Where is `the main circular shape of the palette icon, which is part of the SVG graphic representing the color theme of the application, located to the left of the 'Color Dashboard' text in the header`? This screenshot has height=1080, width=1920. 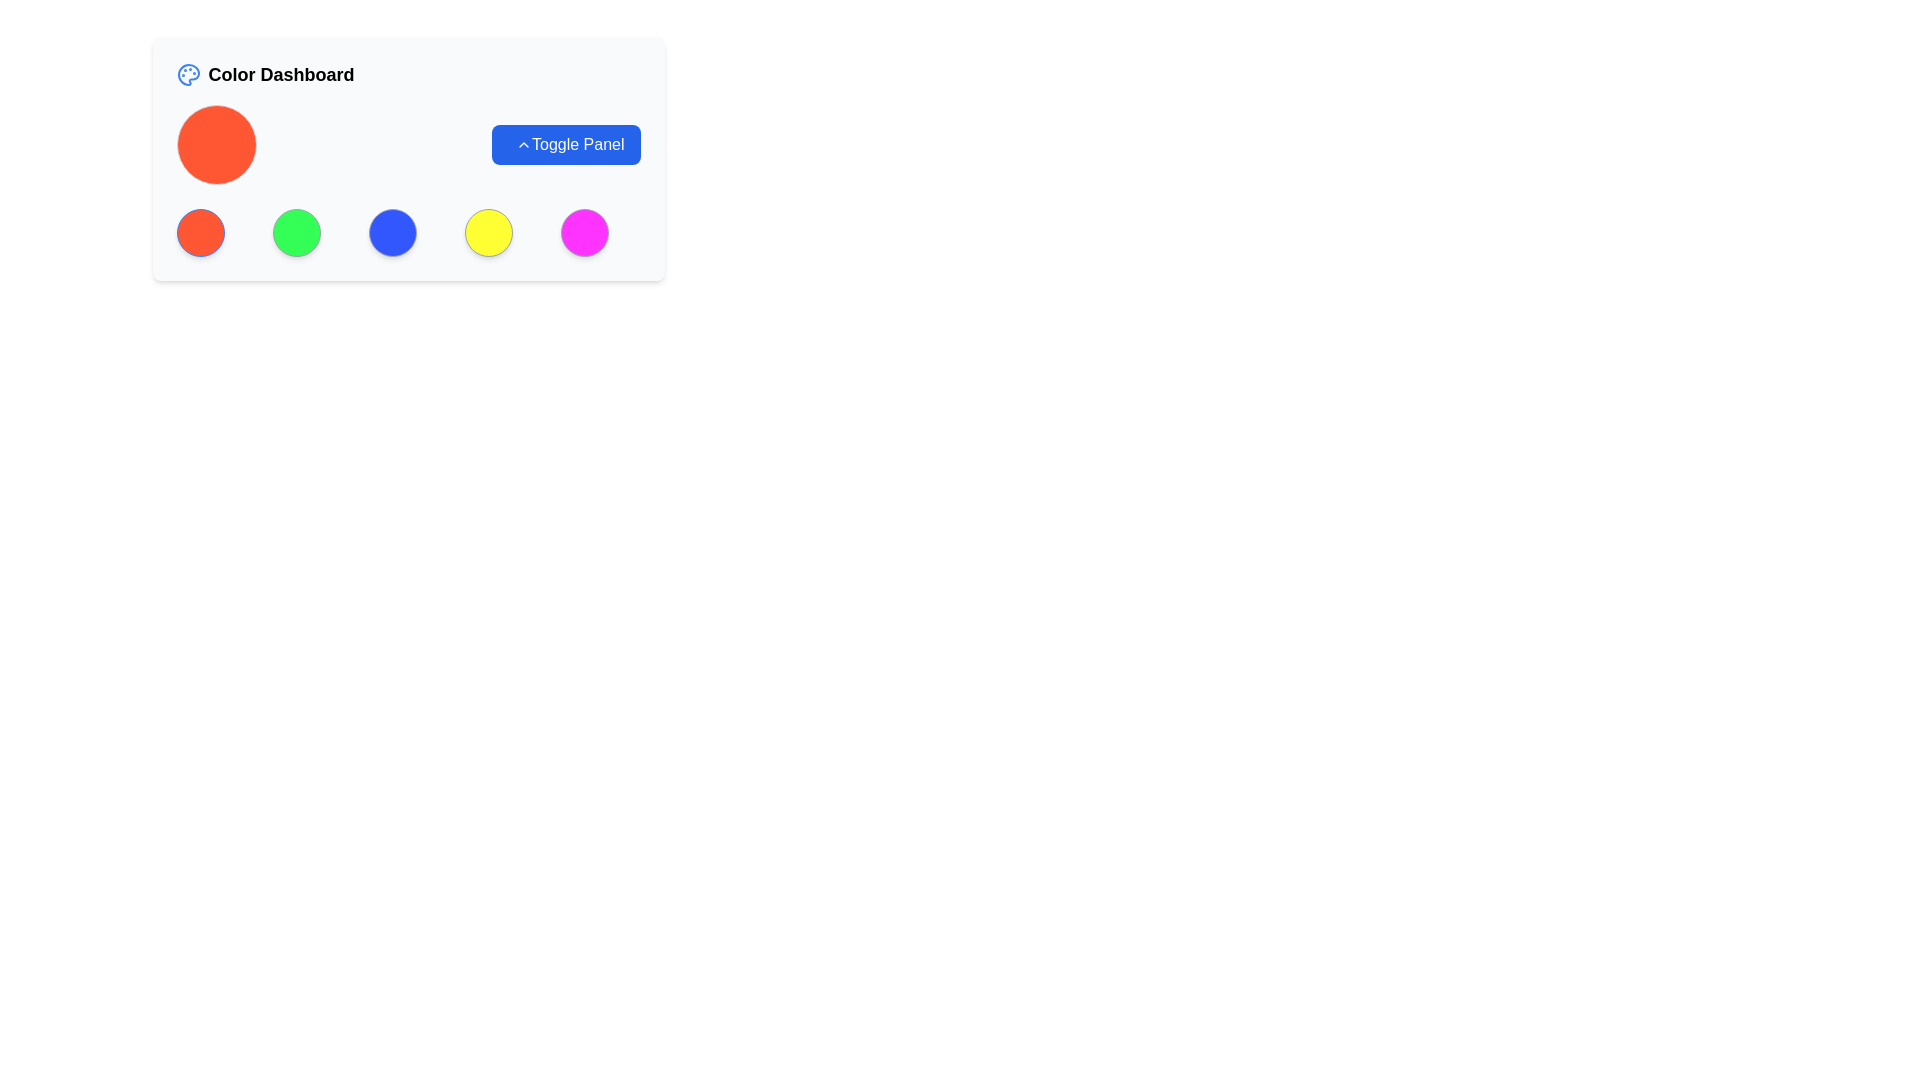 the main circular shape of the palette icon, which is part of the SVG graphic representing the color theme of the application, located to the left of the 'Color Dashboard' text in the header is located at coordinates (188, 73).